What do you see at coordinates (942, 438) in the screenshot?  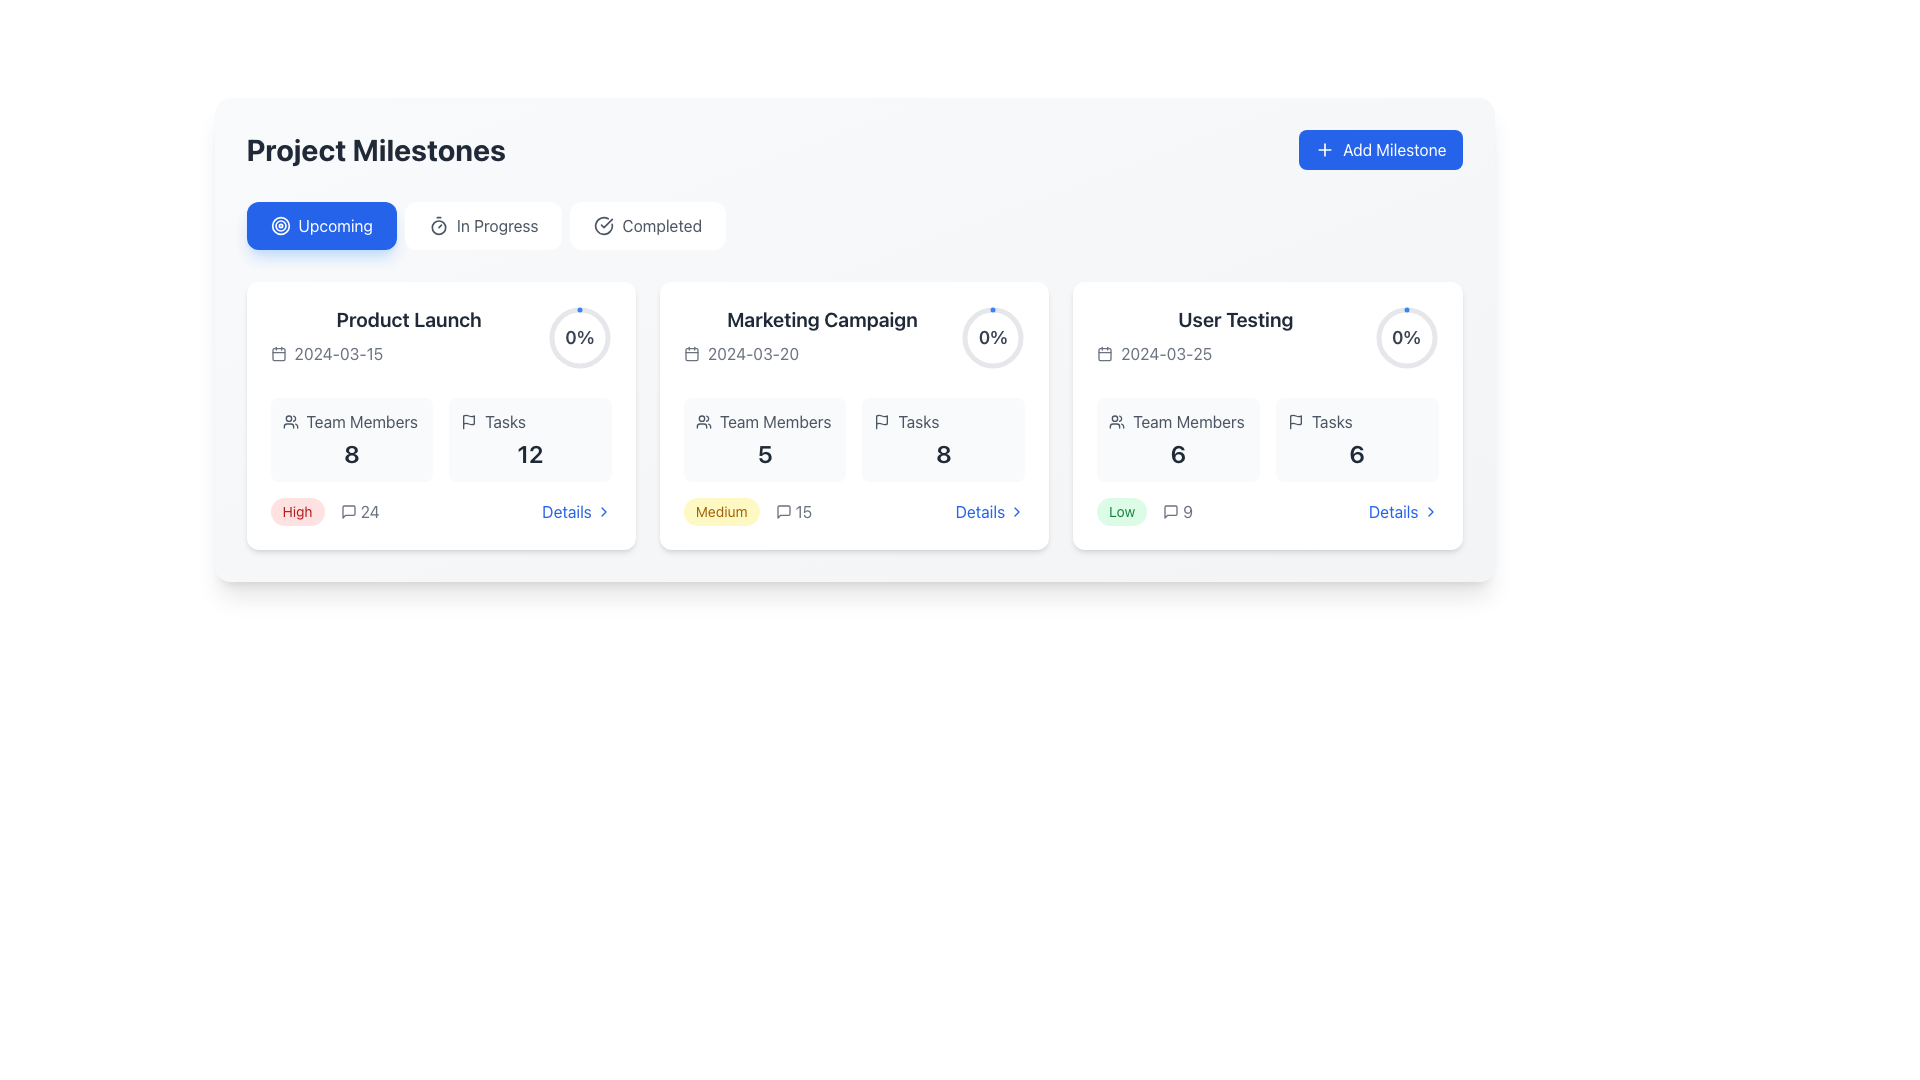 I see `the 'Tasks' label with the numeral '8', styled with a smaller grey font and a larger bolded black numeral, which is preceded by a grey flag icon` at bounding box center [942, 438].